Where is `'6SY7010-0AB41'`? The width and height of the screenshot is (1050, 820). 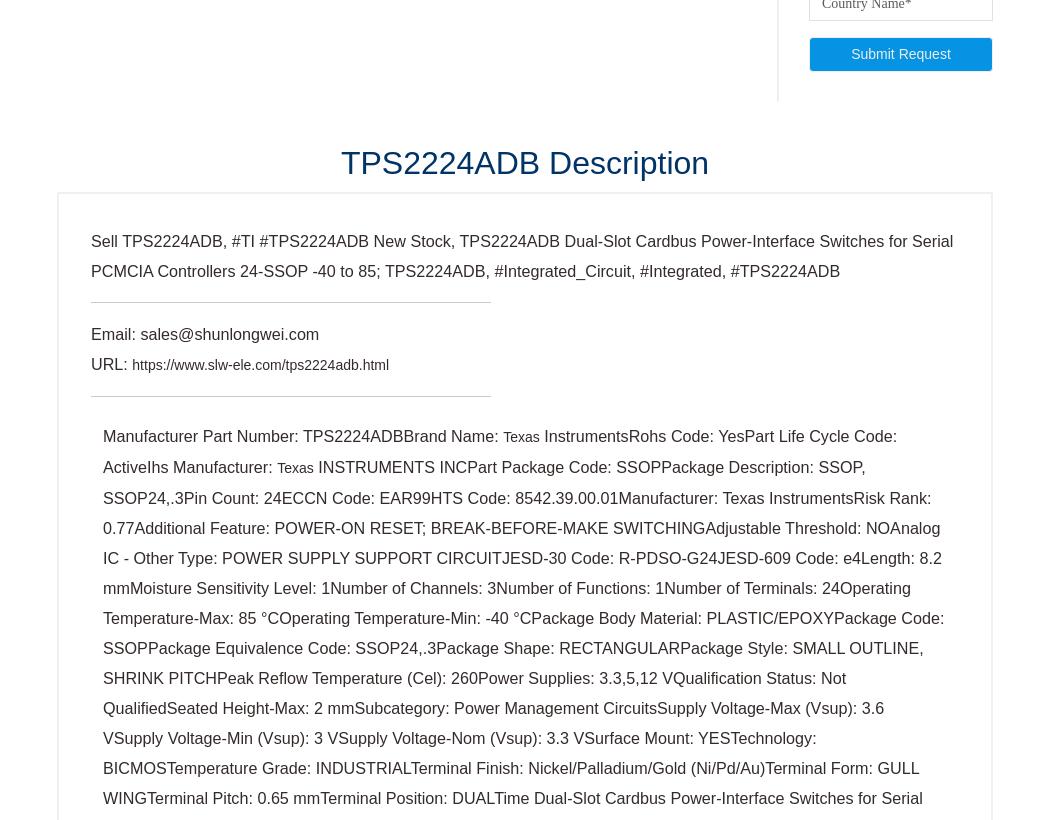 '6SY7010-0AB41' is located at coordinates (886, 747).